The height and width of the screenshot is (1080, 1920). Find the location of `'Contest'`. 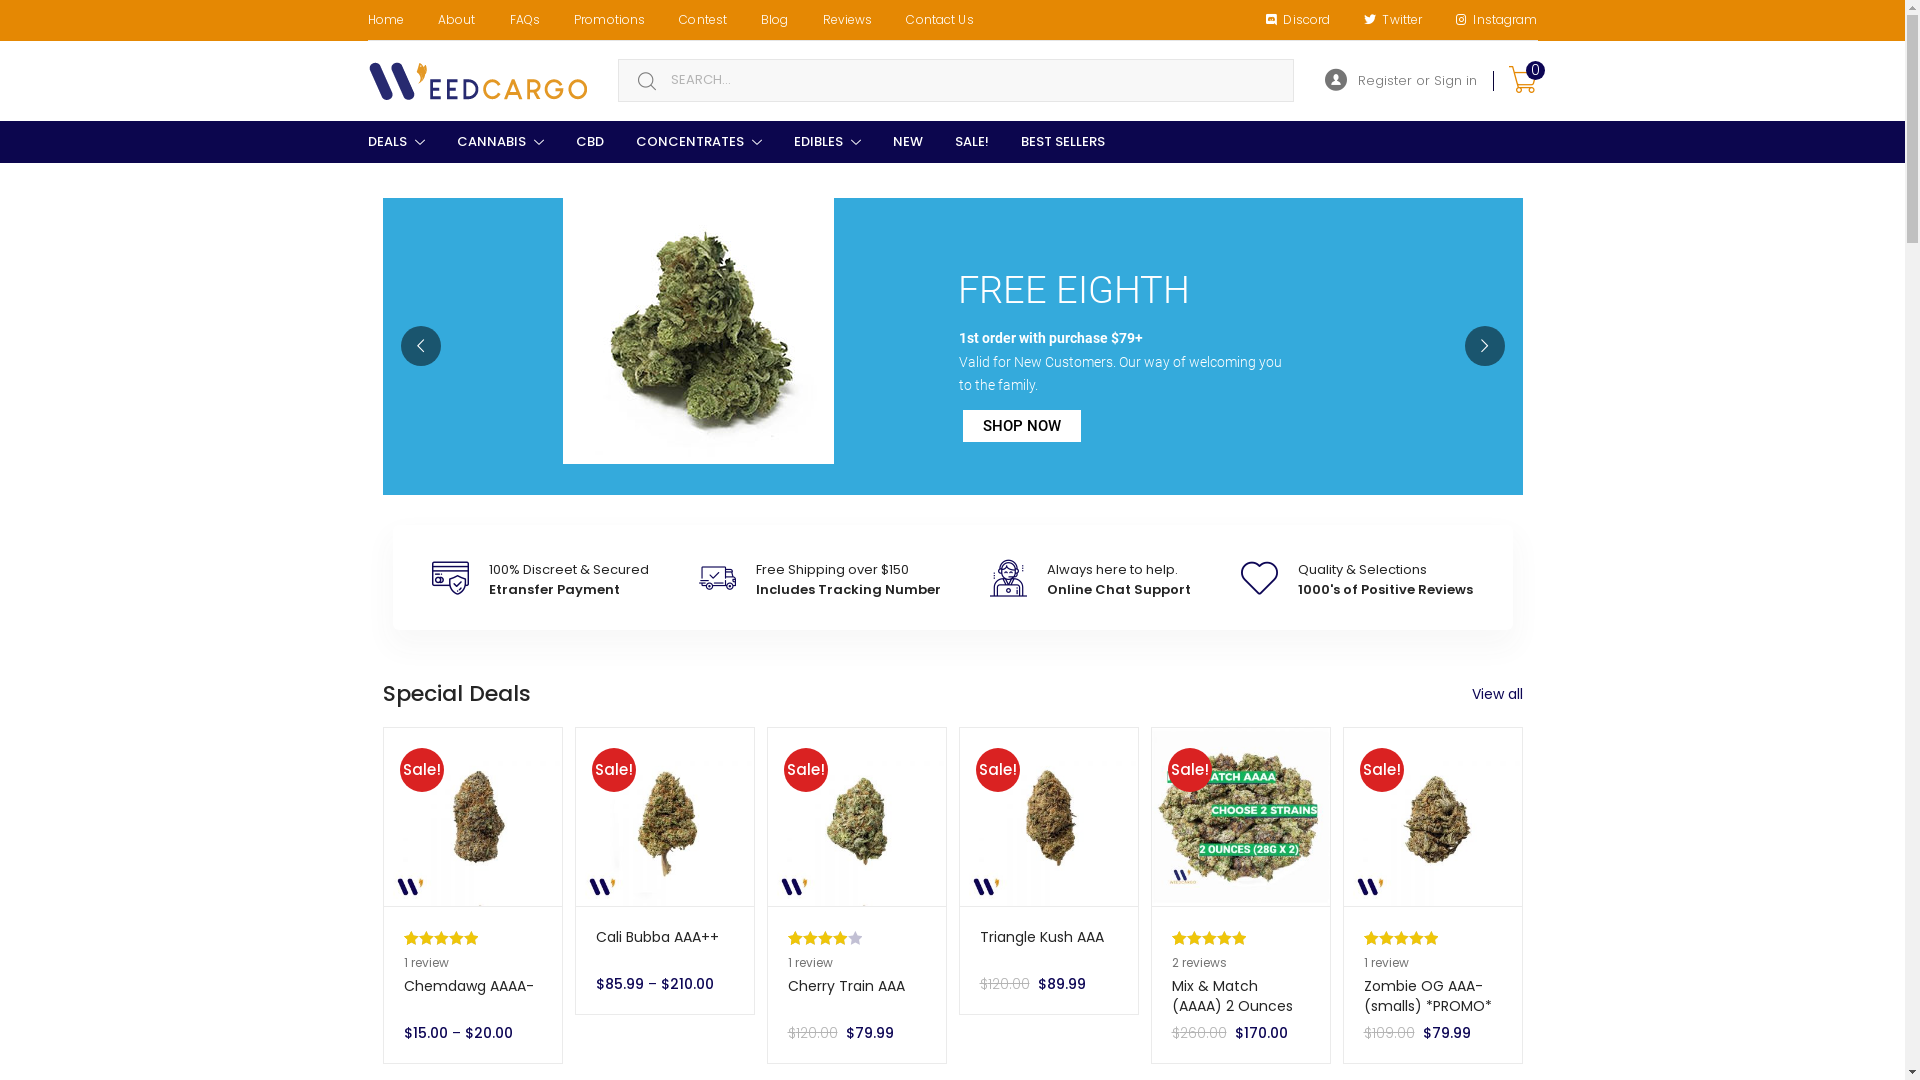

'Contest' is located at coordinates (702, 19).